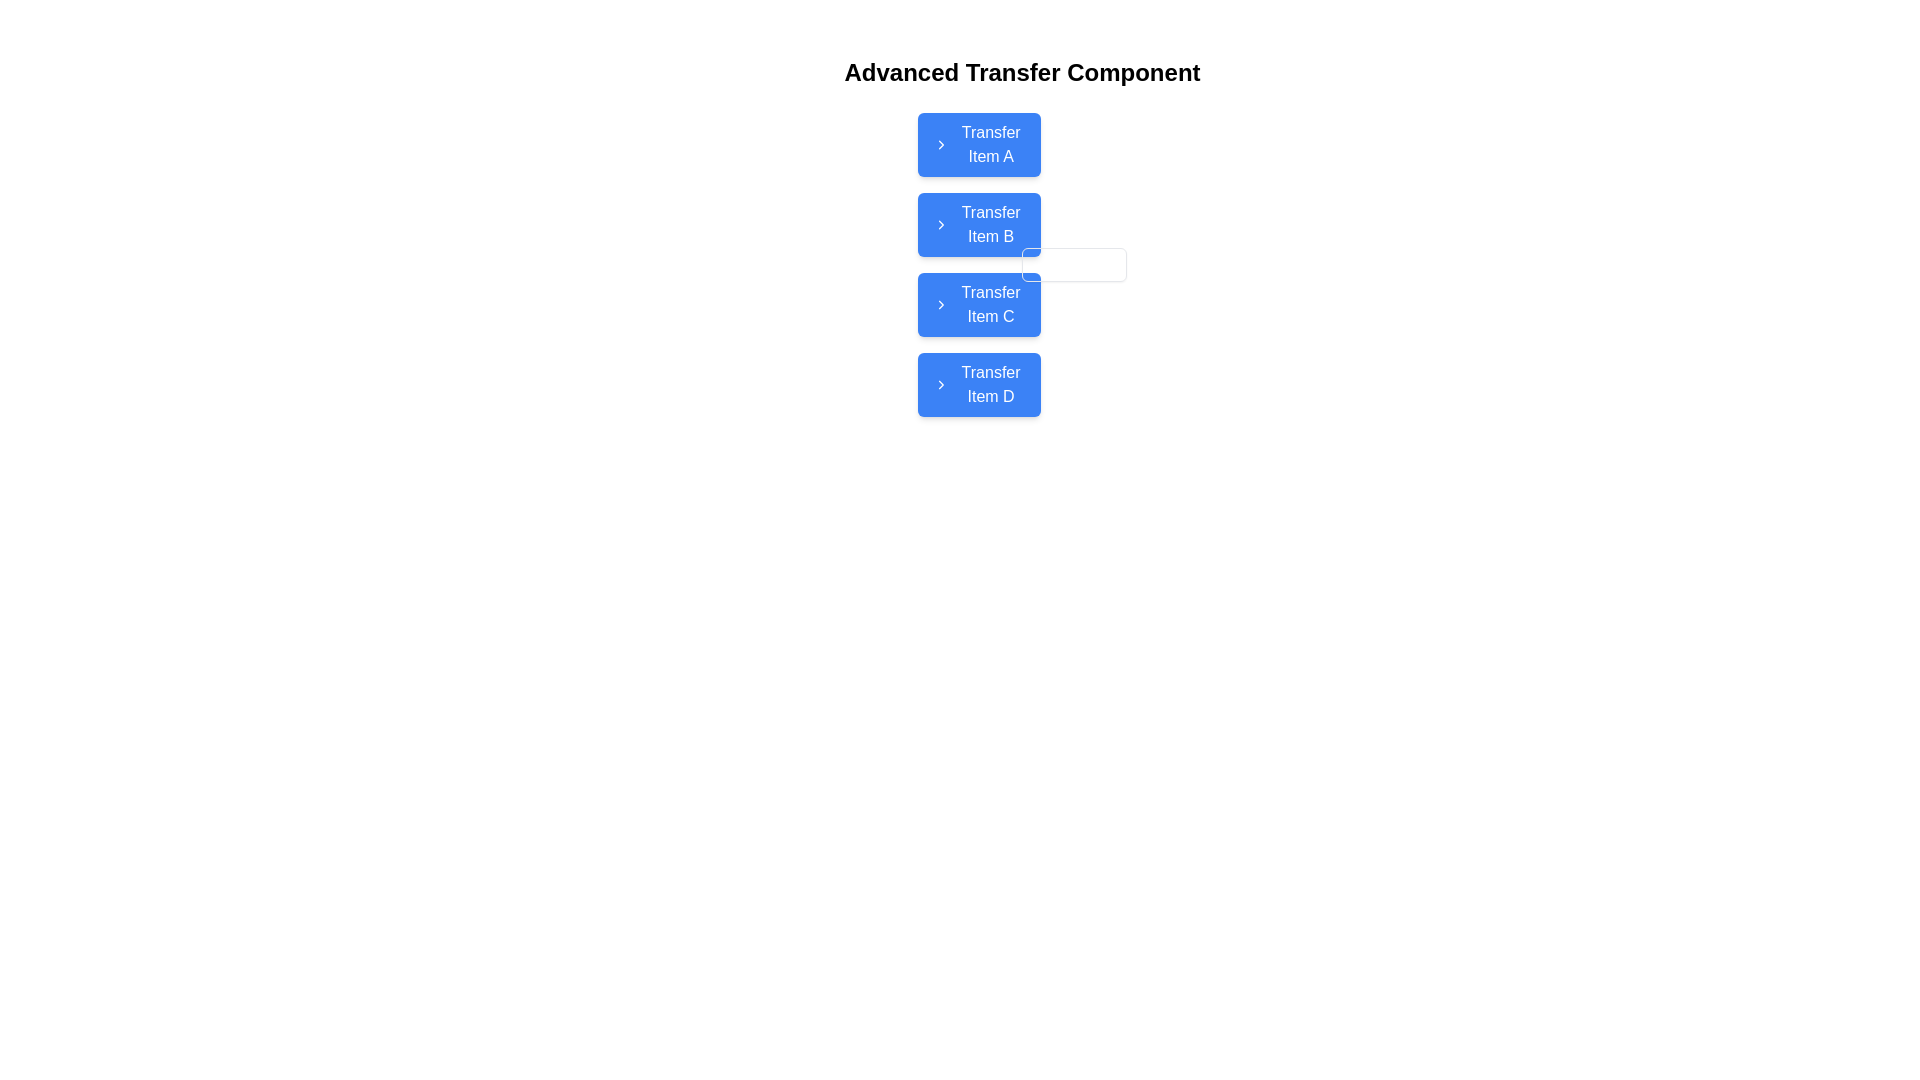 This screenshot has height=1080, width=1920. I want to click on keyboard navigation, so click(979, 385).